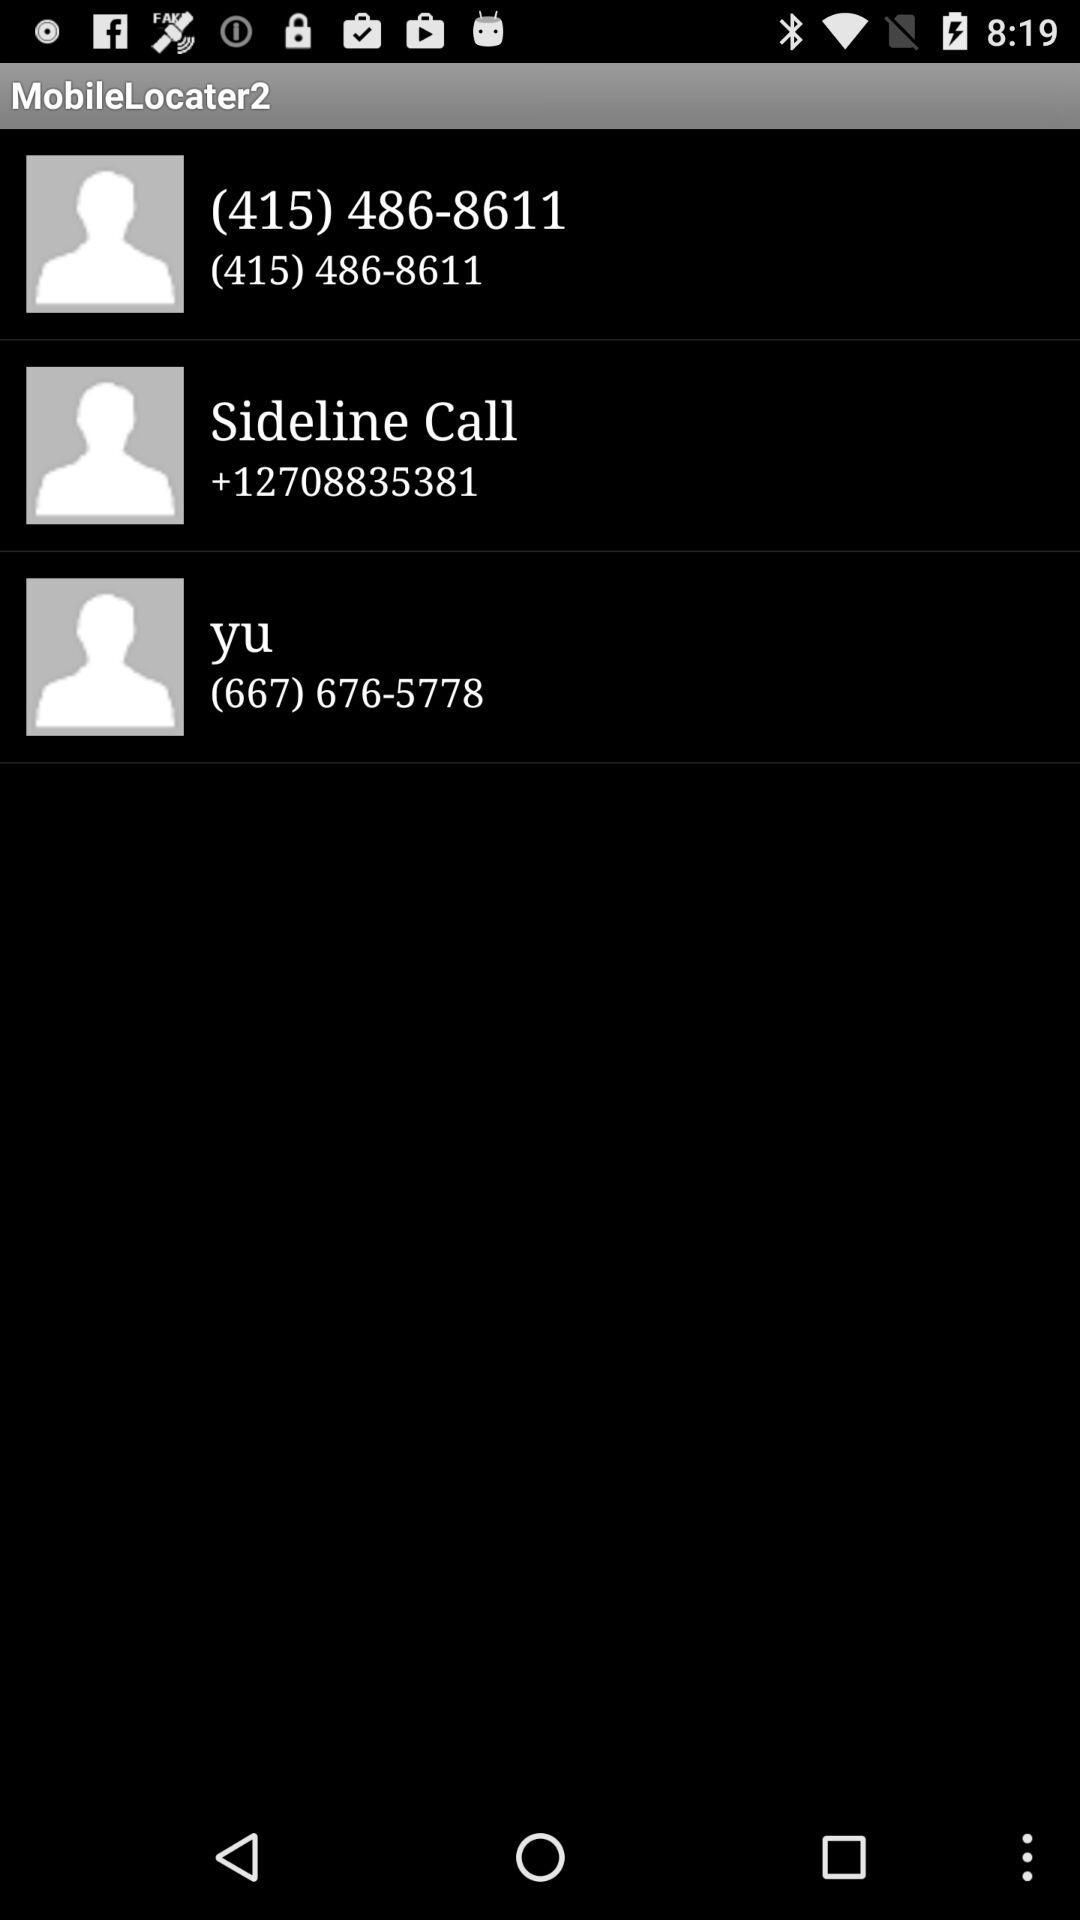 The width and height of the screenshot is (1080, 1920). What do you see at coordinates (631, 418) in the screenshot?
I see `the item above the +12708835381 app` at bounding box center [631, 418].